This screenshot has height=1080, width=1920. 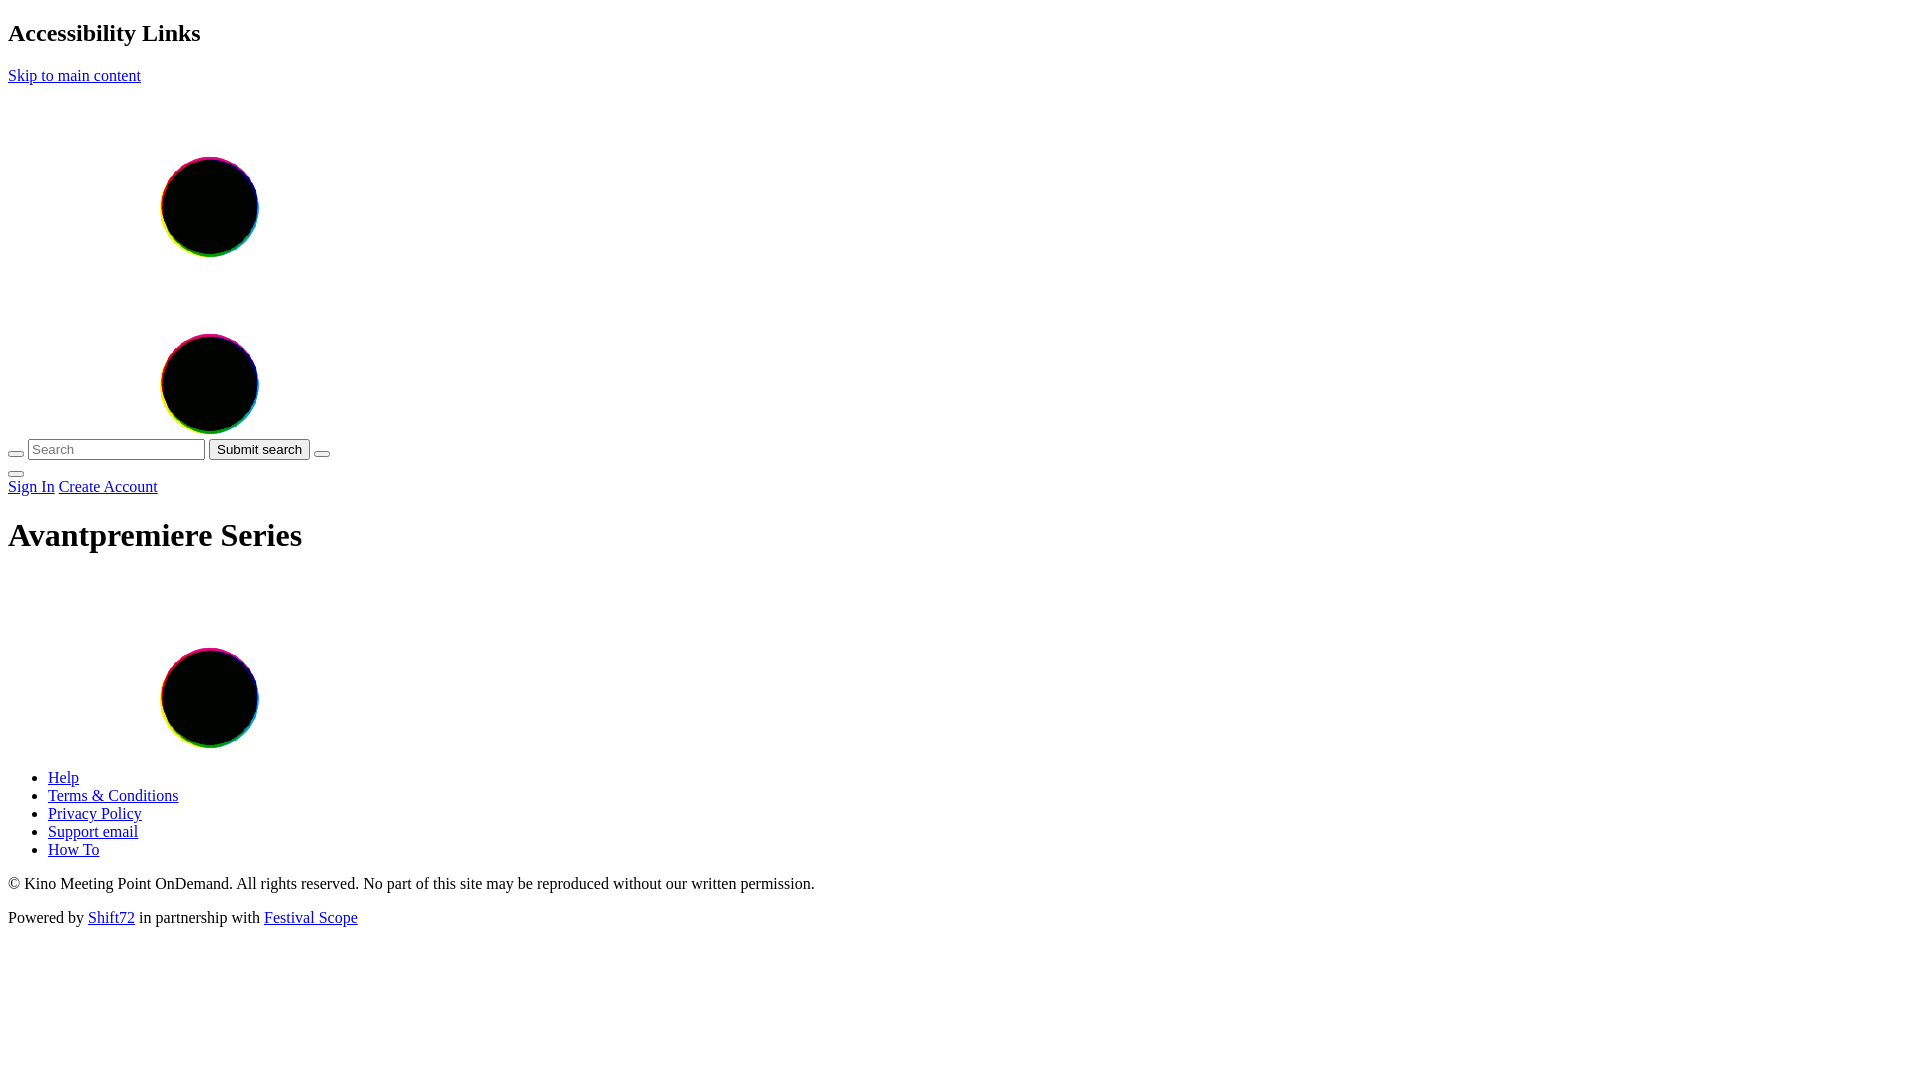 What do you see at coordinates (310, 917) in the screenshot?
I see `'Festival Scope'` at bounding box center [310, 917].